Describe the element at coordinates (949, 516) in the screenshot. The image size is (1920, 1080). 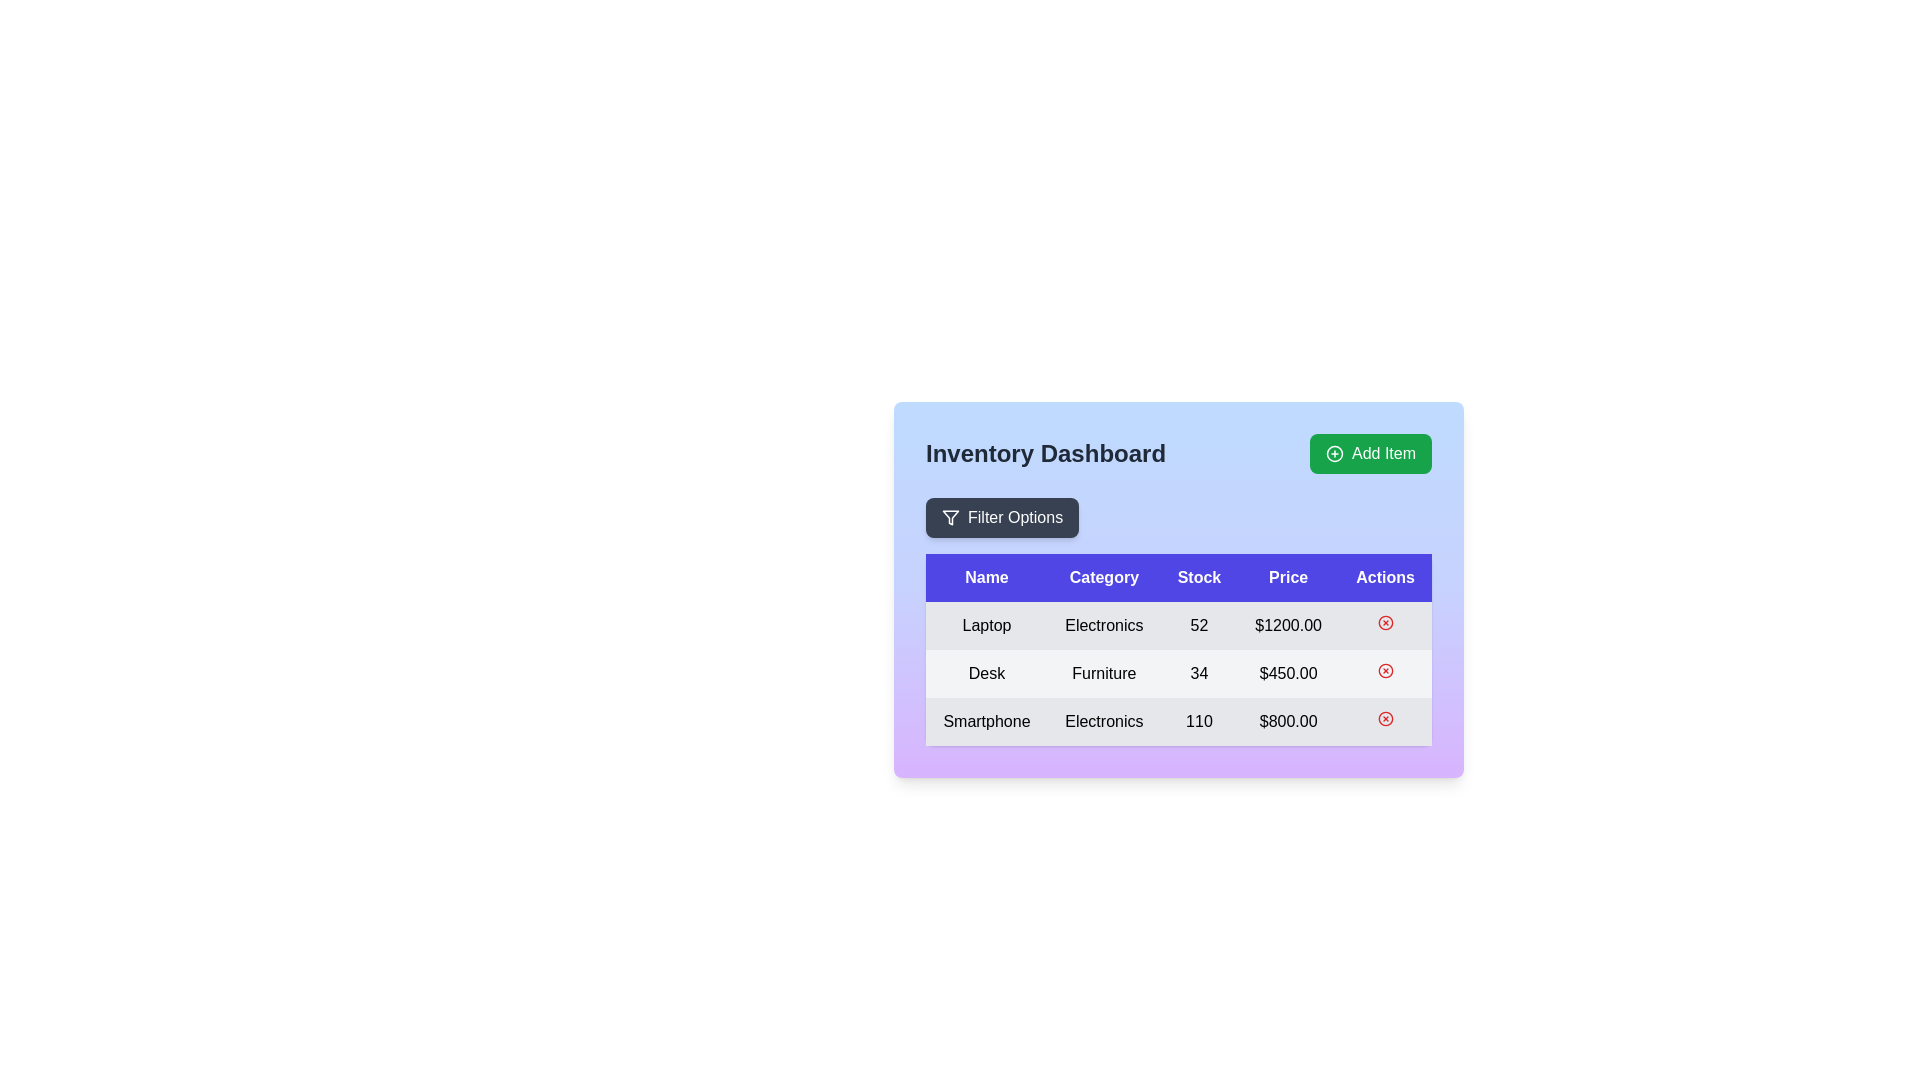
I see `the 'Filter Options' button which contains the icon for filtering options related to the data table` at that location.